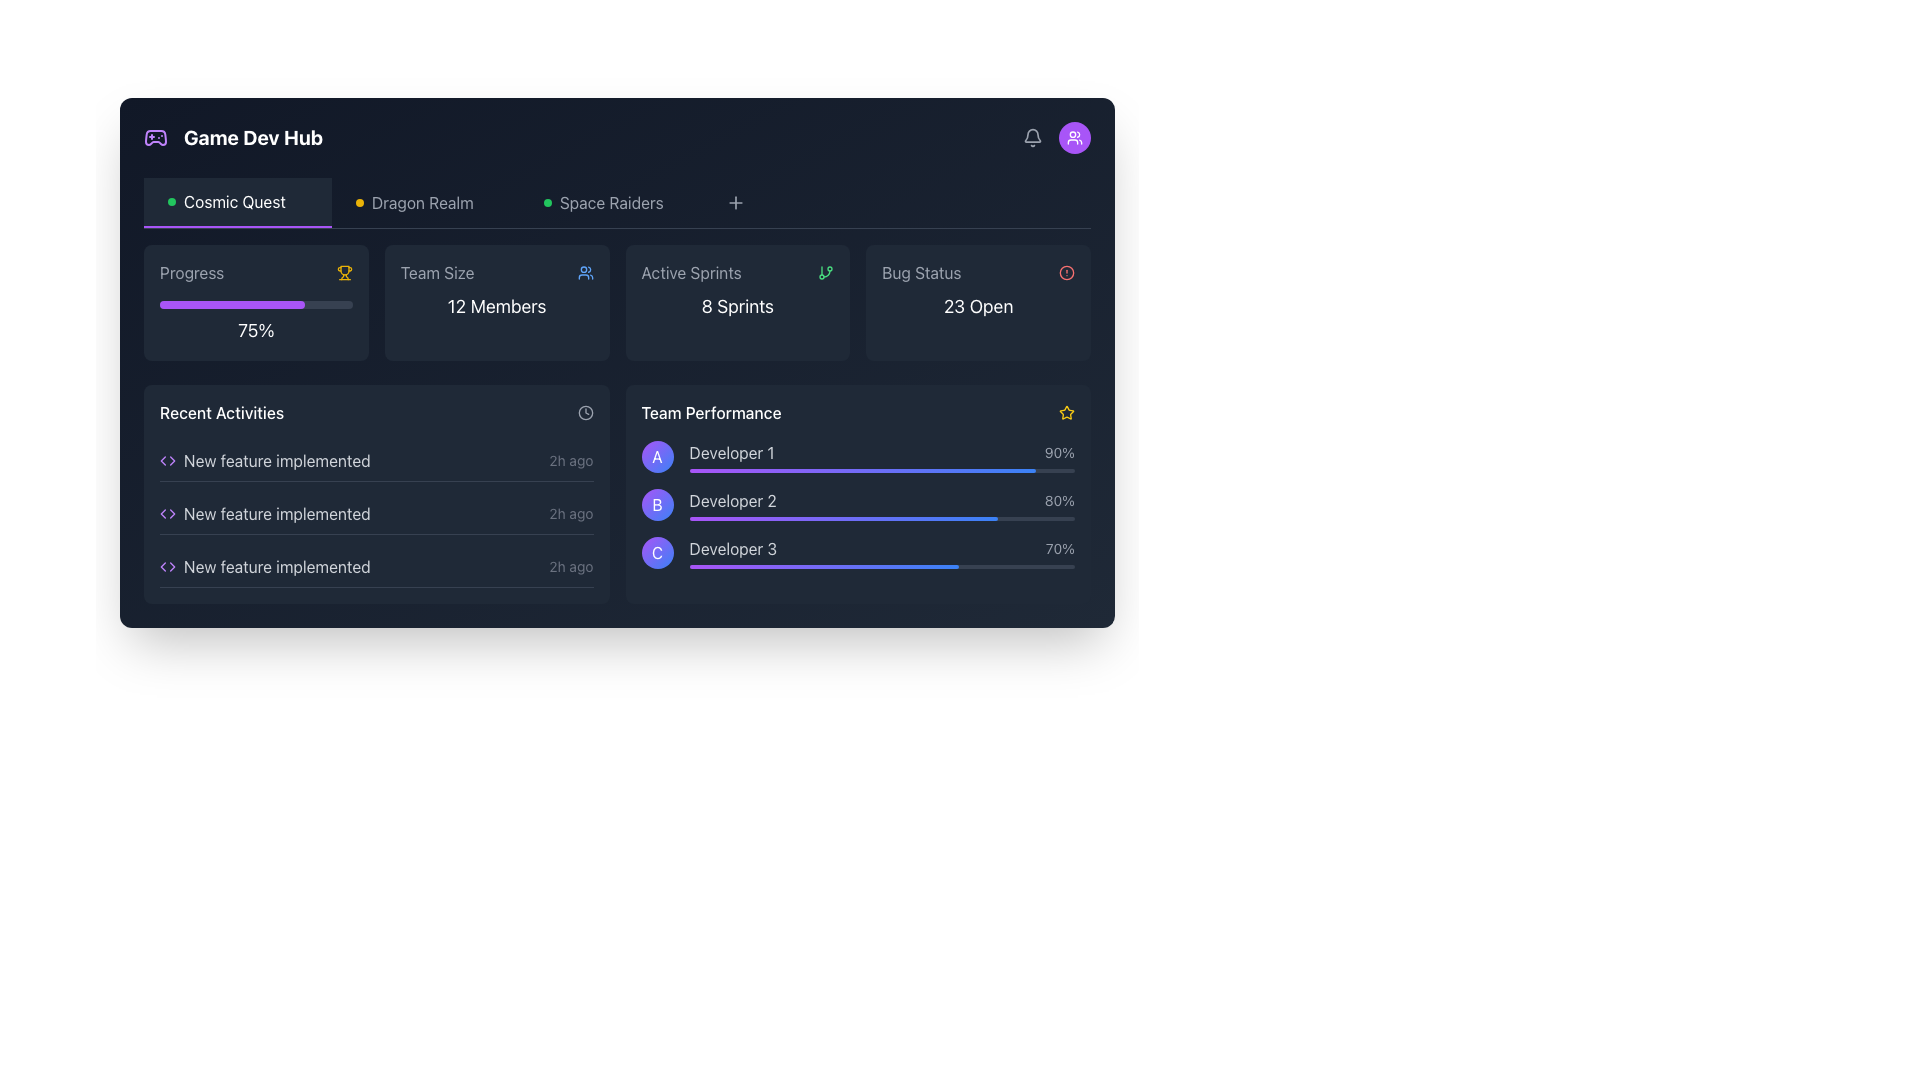  Describe the element at coordinates (734, 203) in the screenshot. I see `the 'Add' button located to the right of the 'Space Raiders' label in the top navigation bar using keyboard or accessibility tools` at that location.